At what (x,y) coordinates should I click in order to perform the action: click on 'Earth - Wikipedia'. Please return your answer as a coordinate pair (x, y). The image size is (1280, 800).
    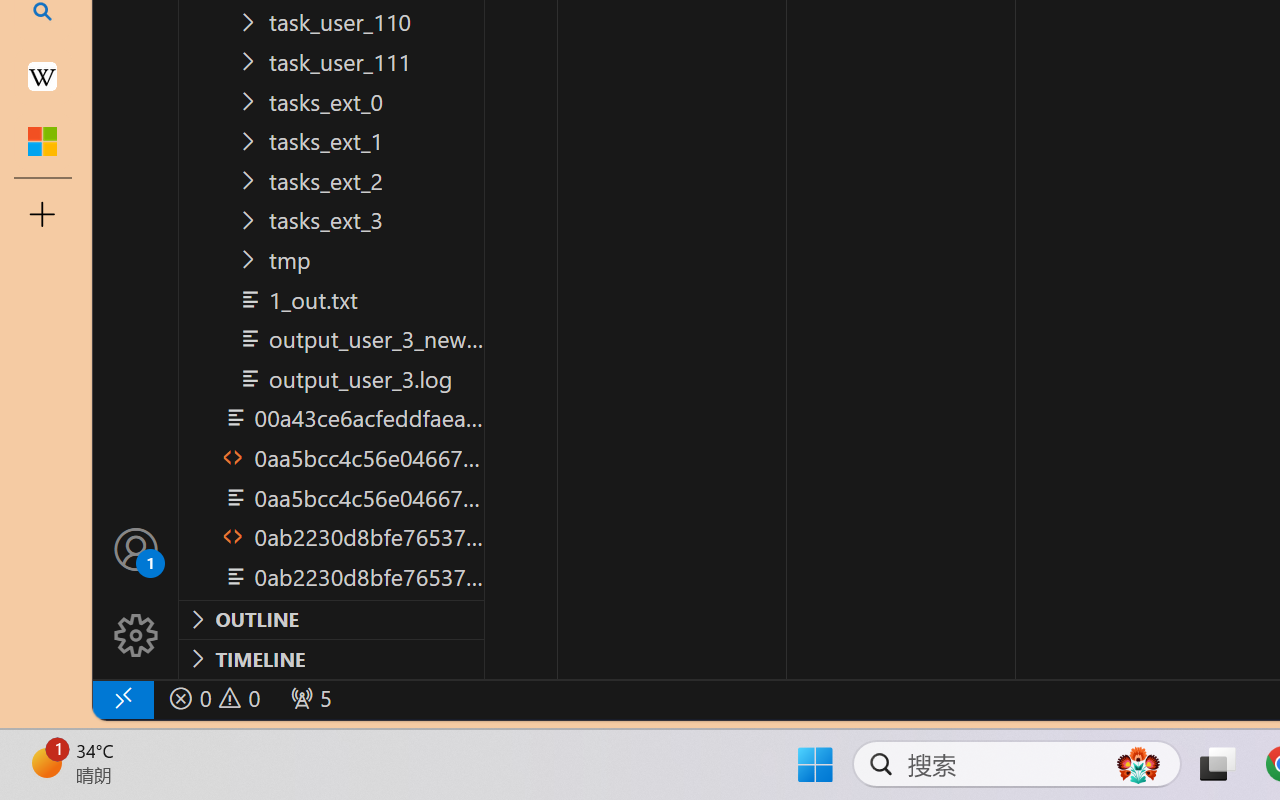
    Looking at the image, I should click on (42, 76).